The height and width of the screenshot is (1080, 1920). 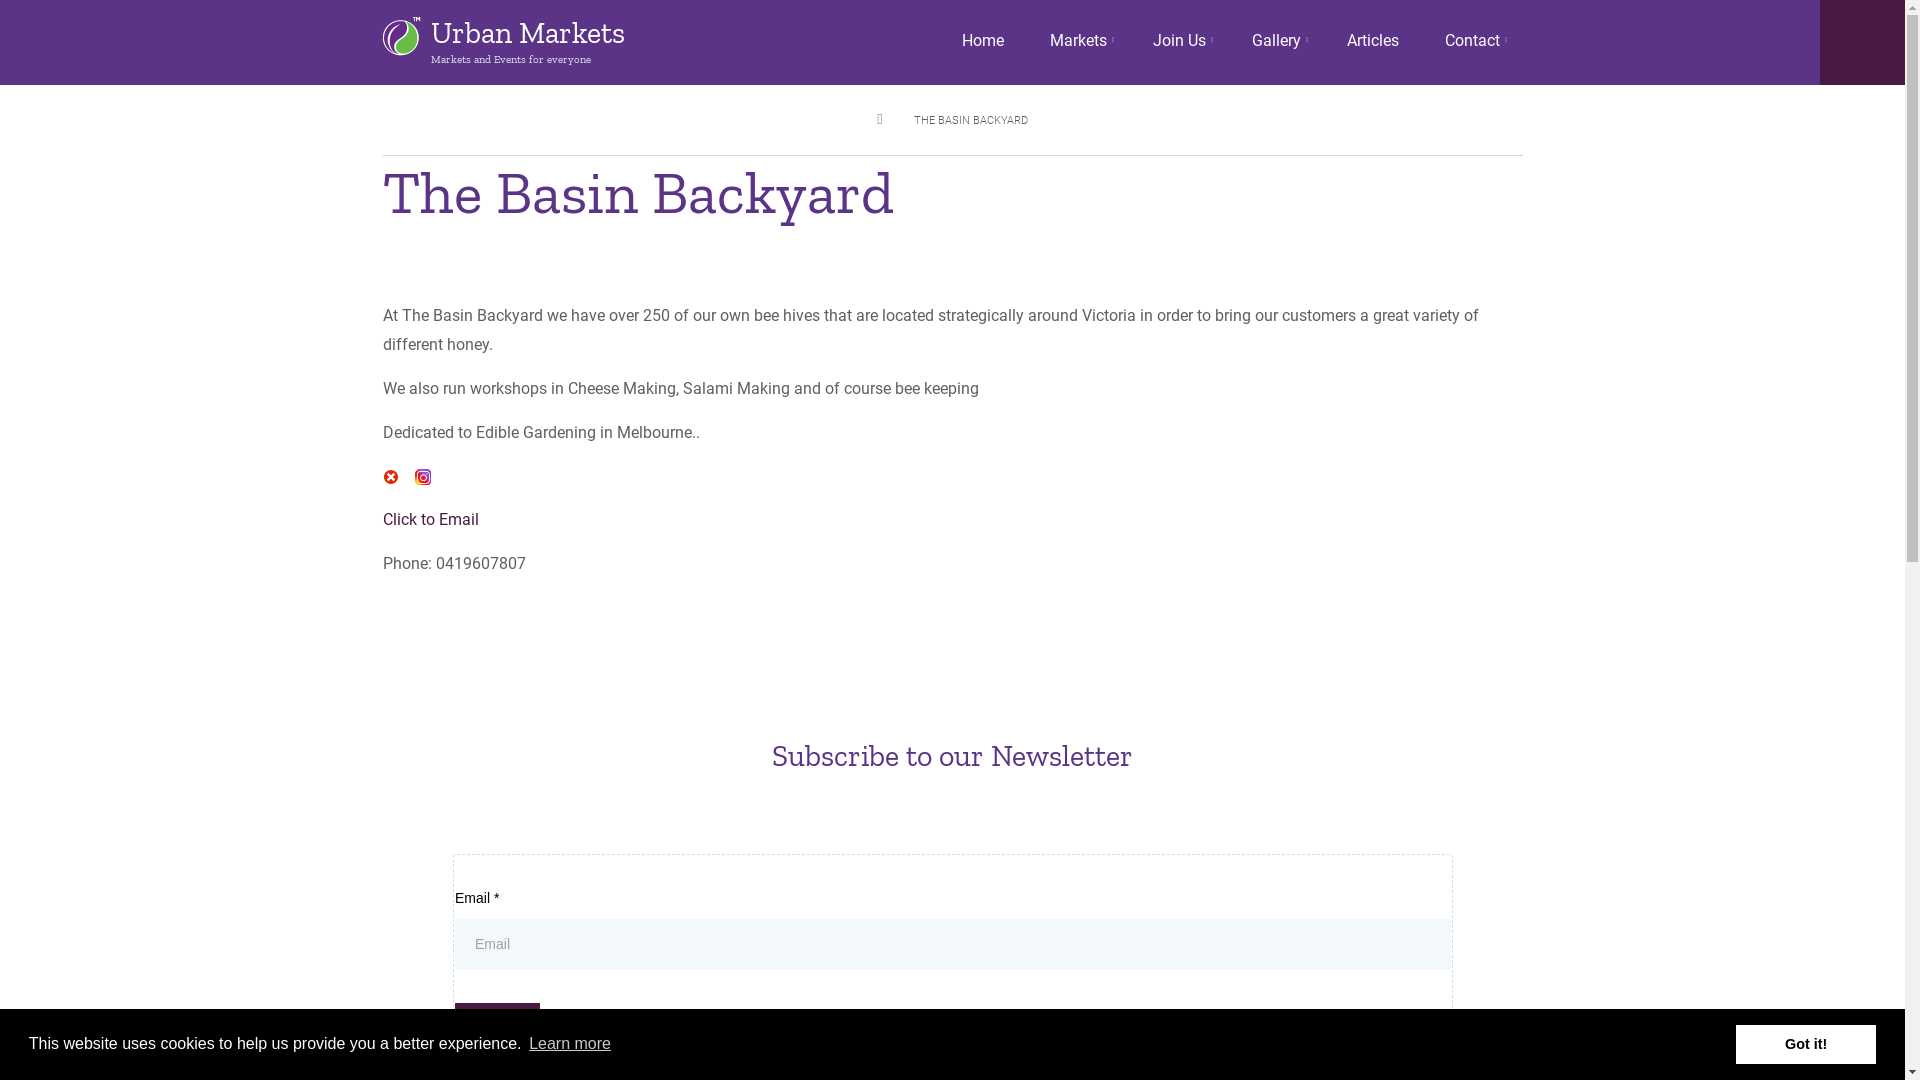 What do you see at coordinates (1805, 1043) in the screenshot?
I see `'Got it!'` at bounding box center [1805, 1043].